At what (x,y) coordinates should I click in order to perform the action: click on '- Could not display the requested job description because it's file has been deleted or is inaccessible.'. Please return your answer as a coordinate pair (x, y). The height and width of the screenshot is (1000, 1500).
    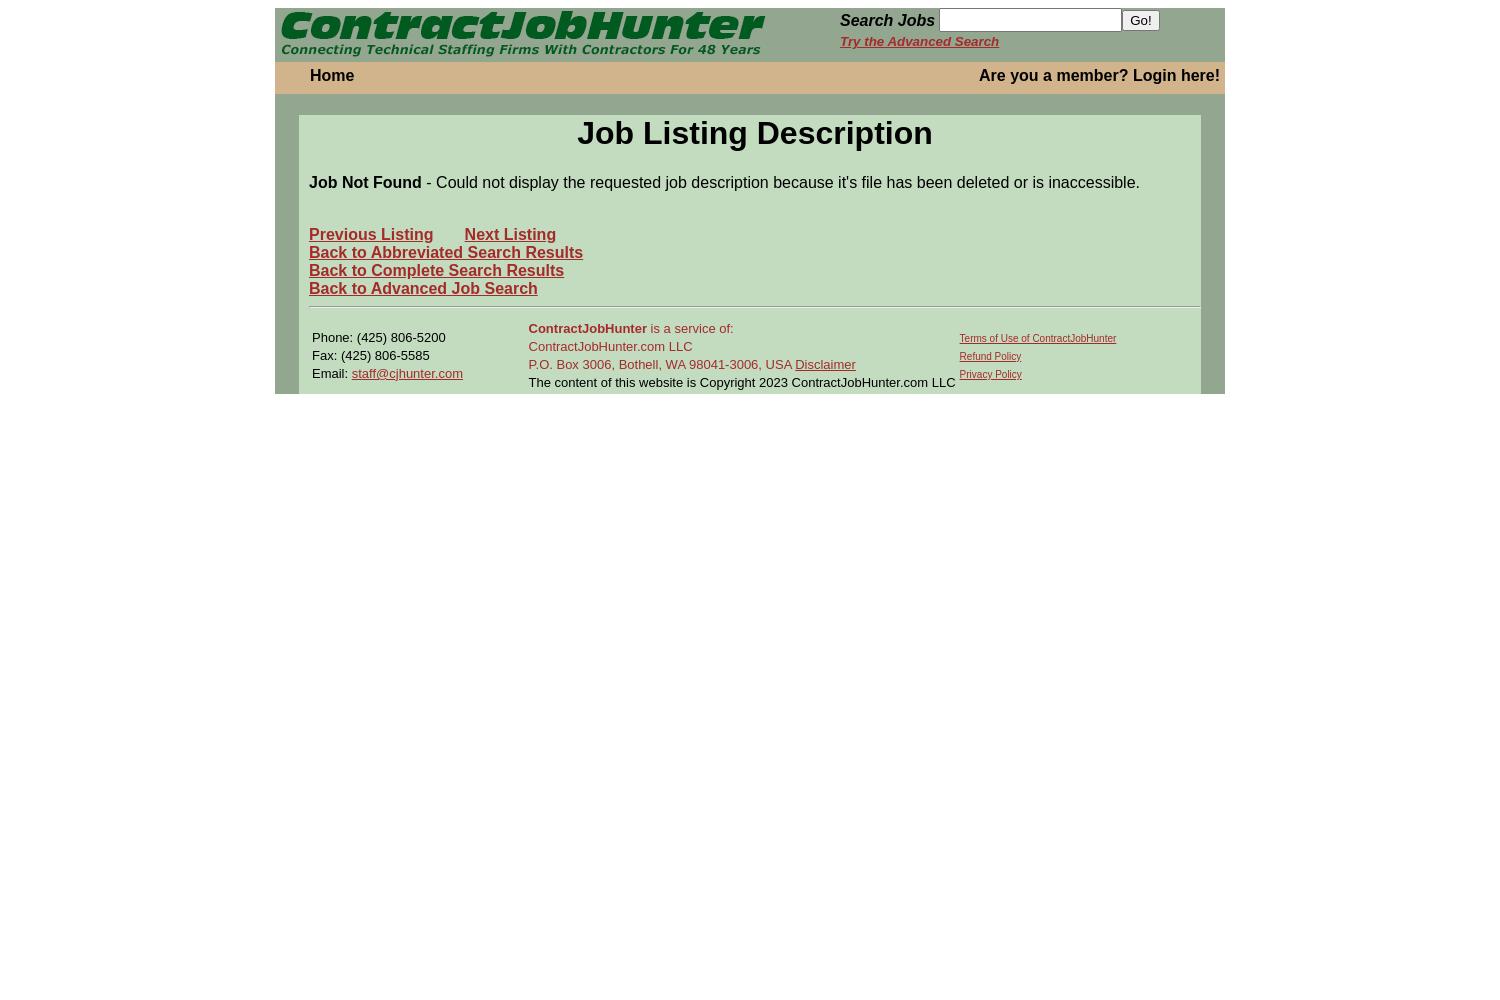
    Looking at the image, I should click on (780, 181).